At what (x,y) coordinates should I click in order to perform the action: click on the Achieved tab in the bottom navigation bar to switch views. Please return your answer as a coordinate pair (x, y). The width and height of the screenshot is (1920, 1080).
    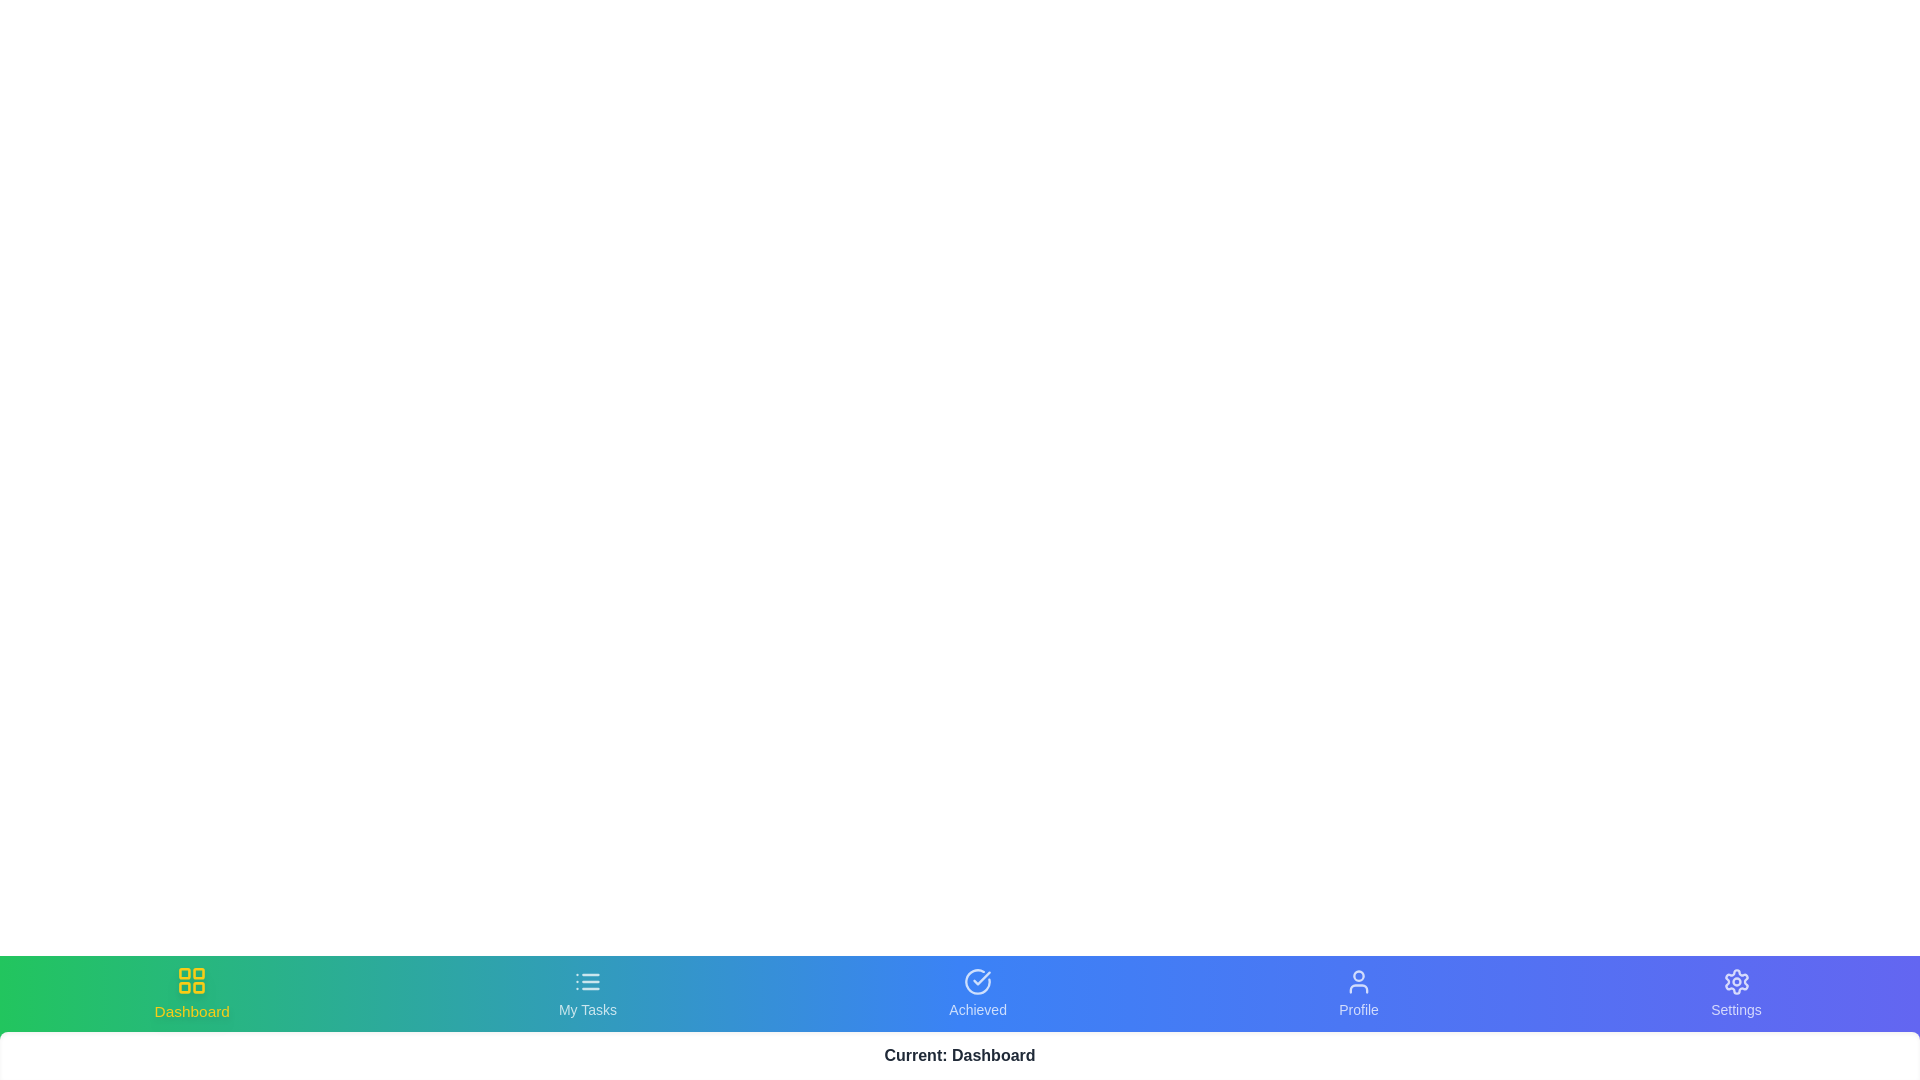
    Looking at the image, I should click on (978, 994).